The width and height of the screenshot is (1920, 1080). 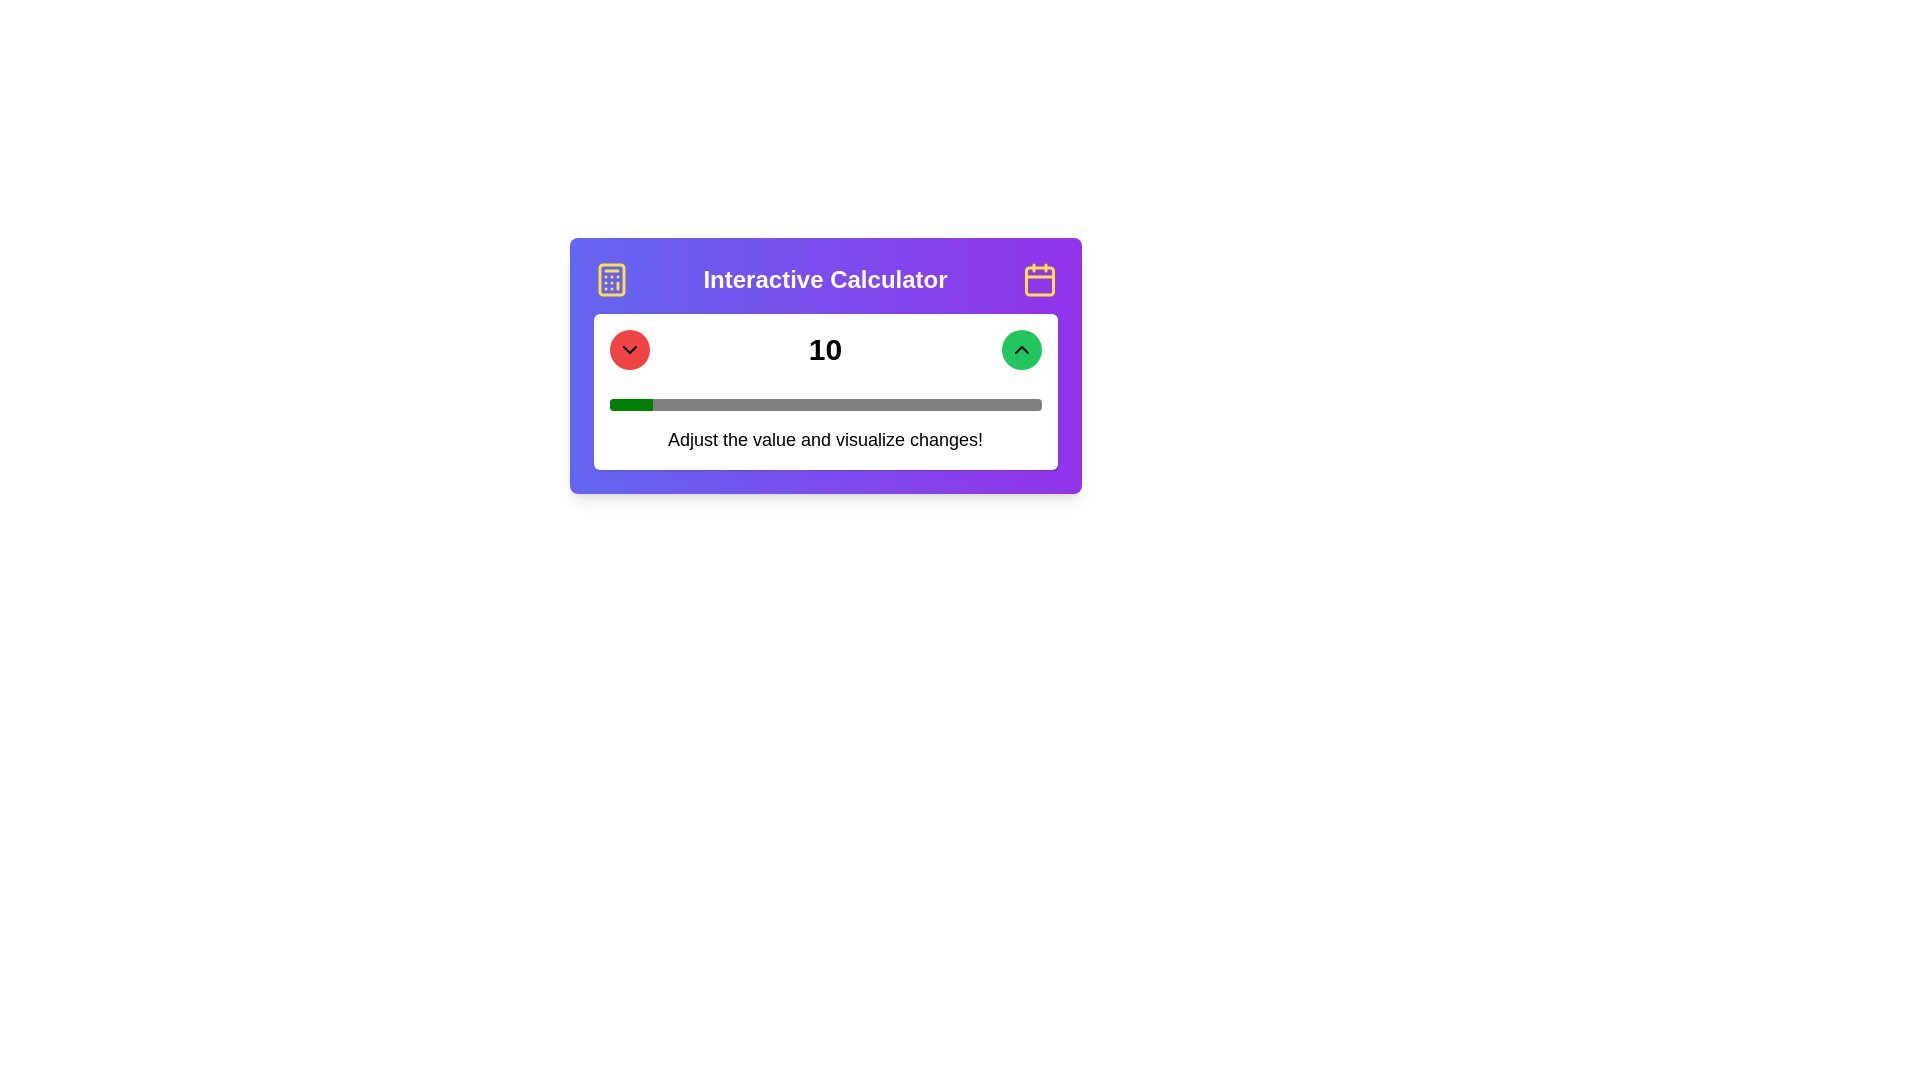 I want to click on the rightmost circular button with a bright green background and an upward-pointing chevron icon to increment the value, so click(x=1021, y=349).